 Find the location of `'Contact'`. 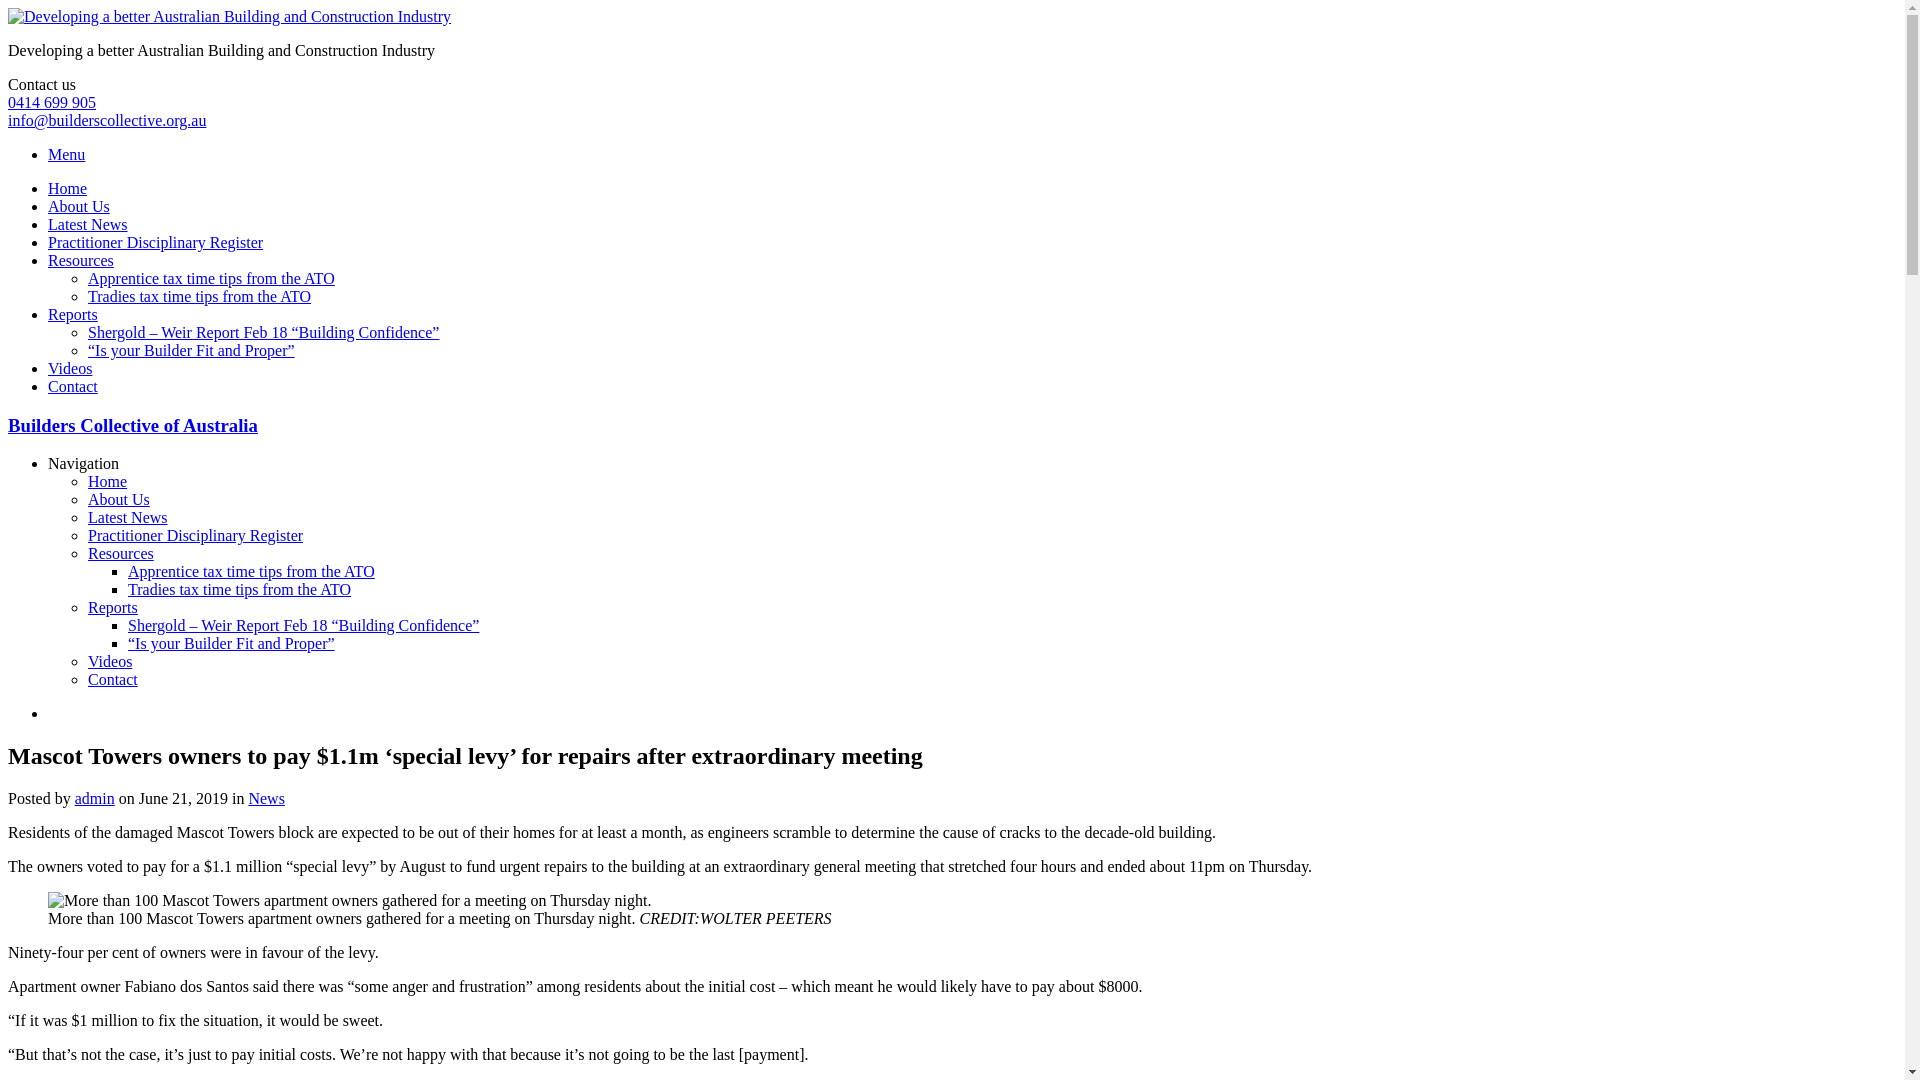

'Contact' is located at coordinates (48, 386).